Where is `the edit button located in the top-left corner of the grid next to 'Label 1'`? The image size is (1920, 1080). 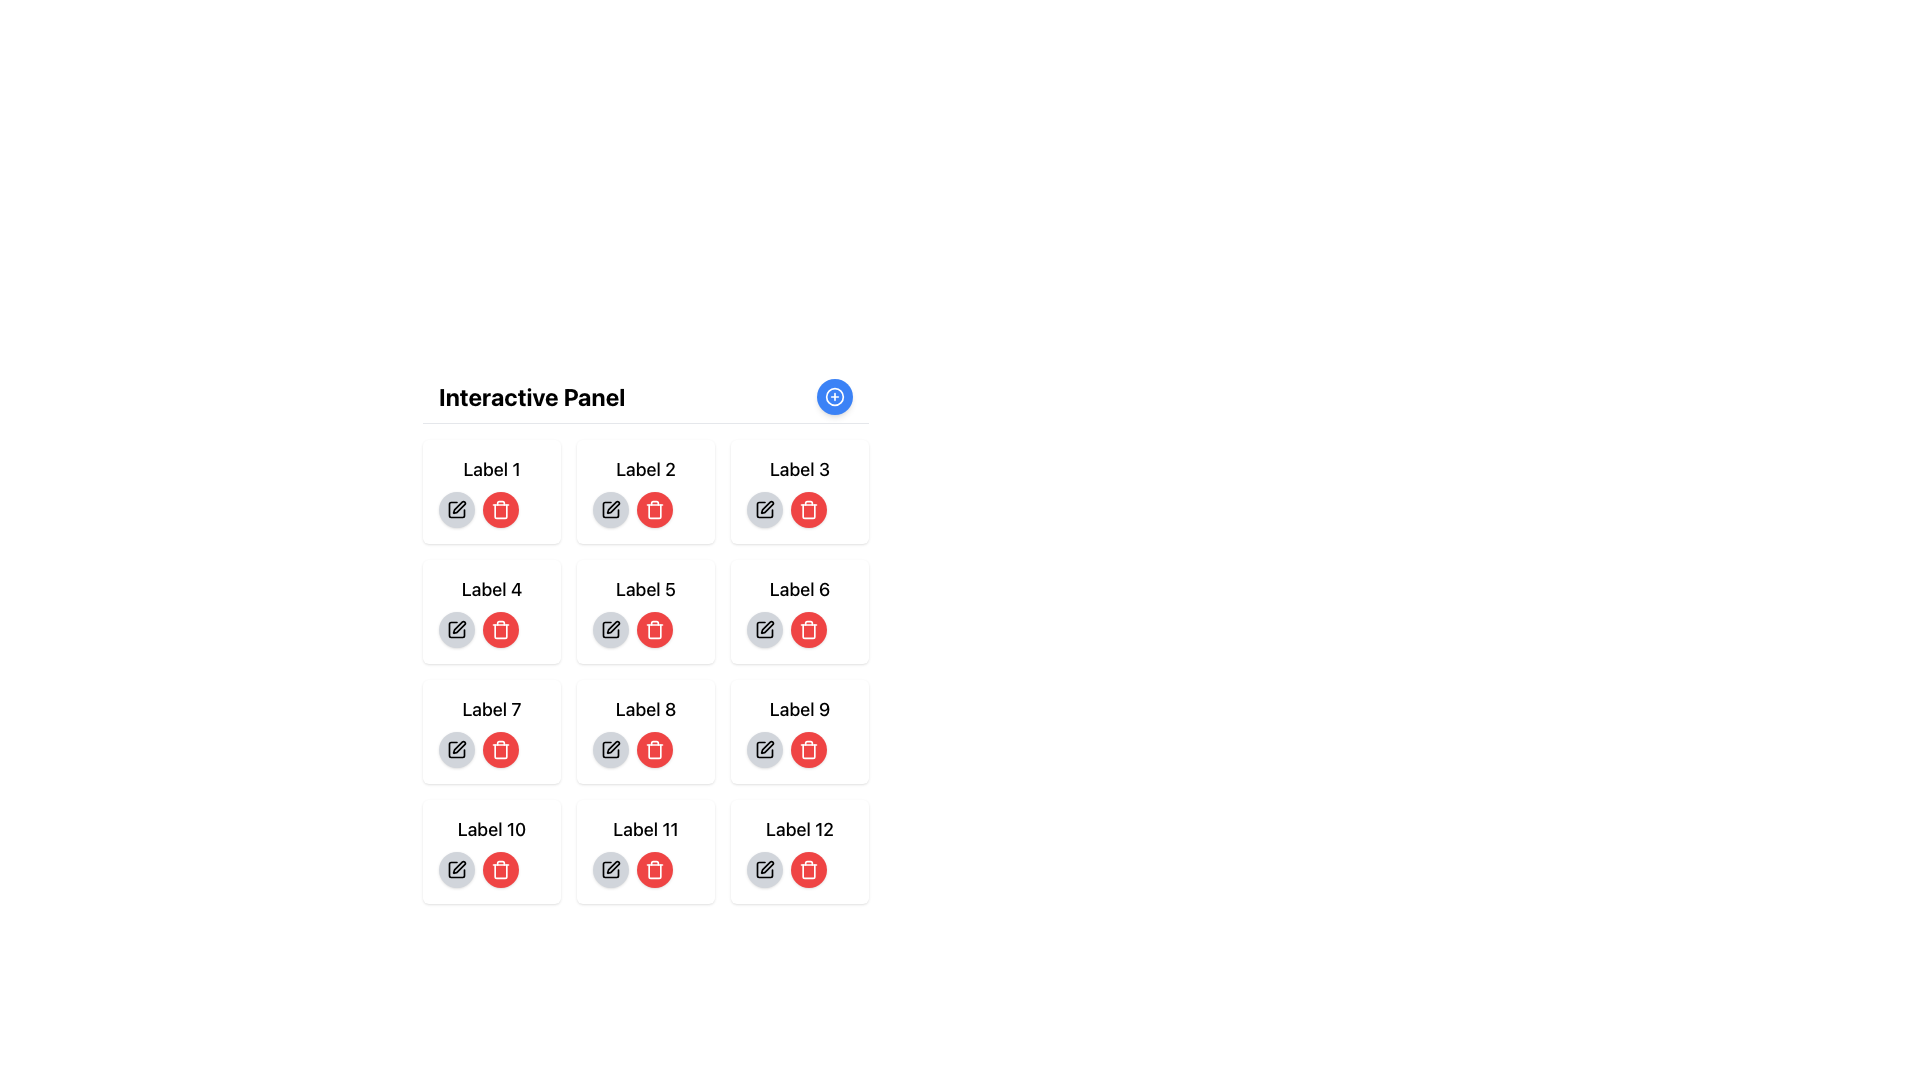 the edit button located in the top-left corner of the grid next to 'Label 1' is located at coordinates (455, 508).